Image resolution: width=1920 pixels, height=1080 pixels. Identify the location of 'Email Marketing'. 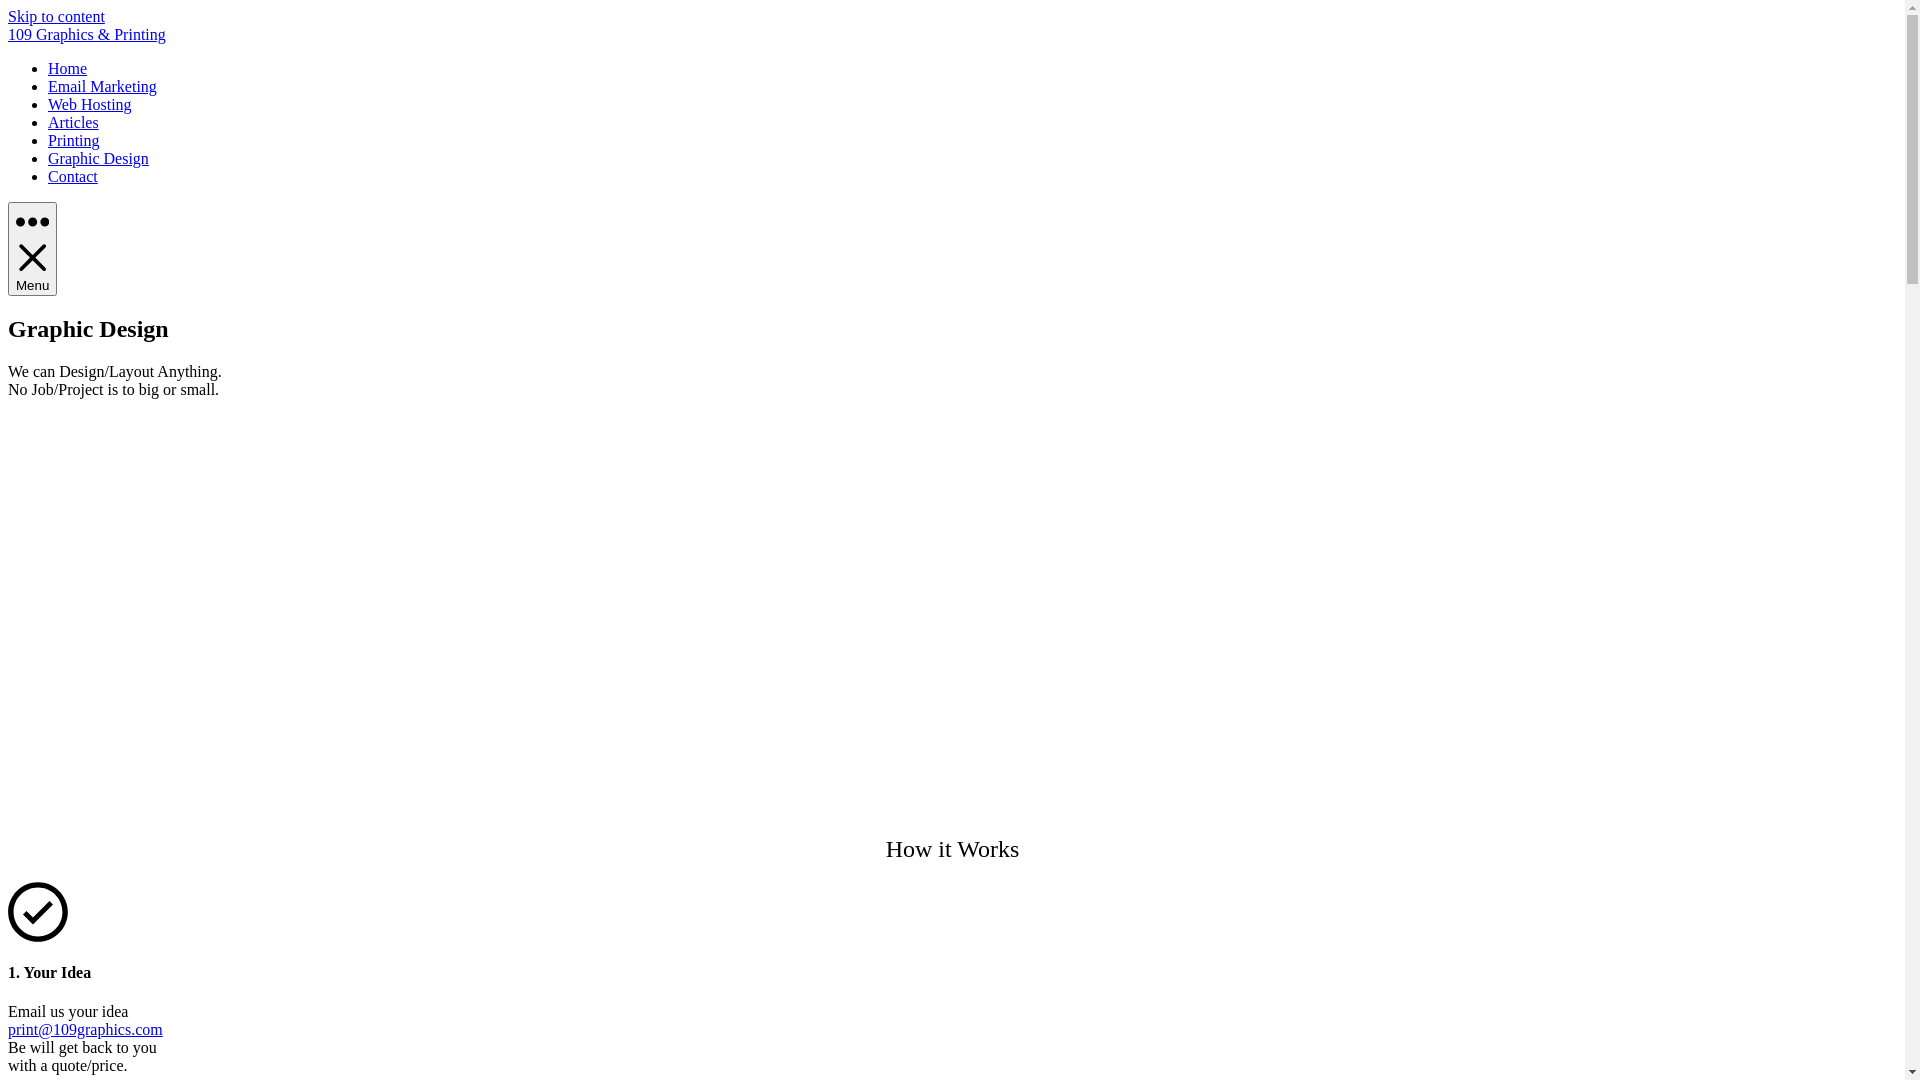
(101, 85).